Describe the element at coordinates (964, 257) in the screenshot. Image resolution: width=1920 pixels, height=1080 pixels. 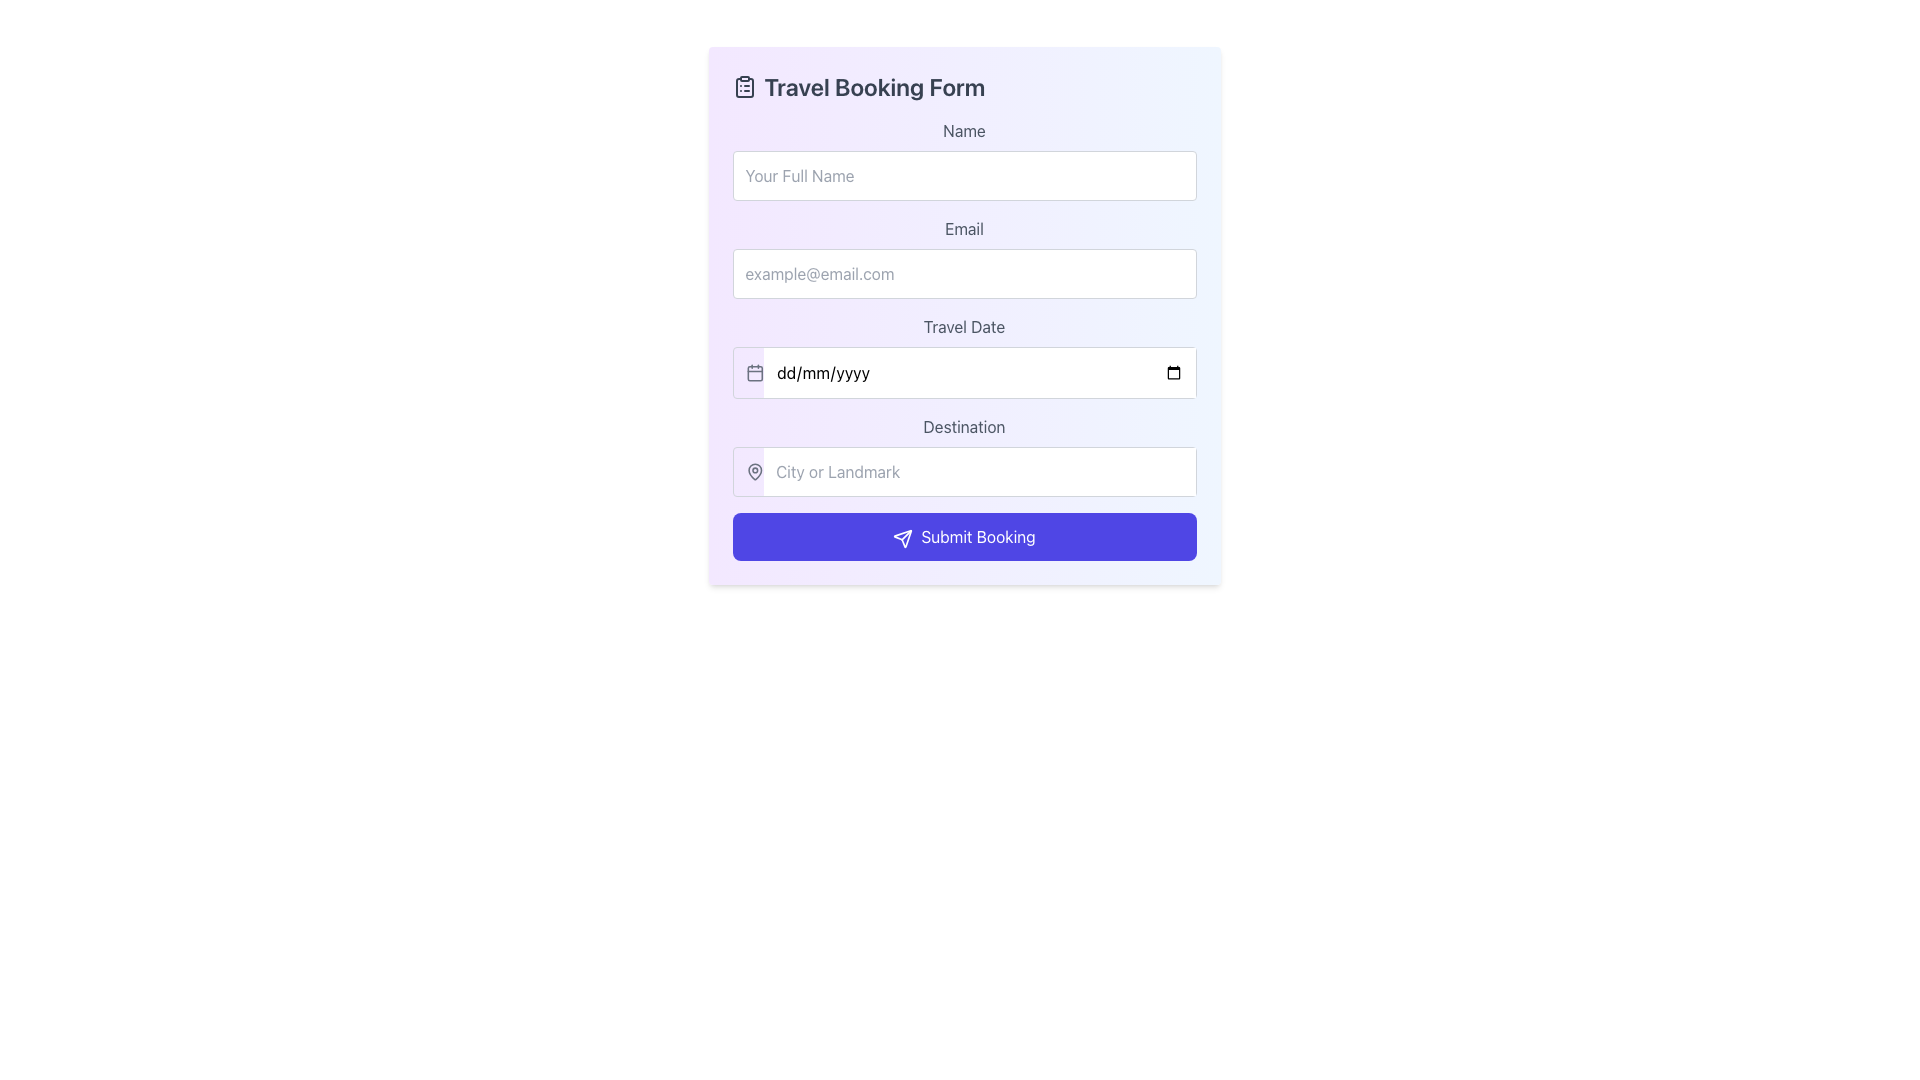
I see `the email input field located below the 'Name' input field and above the 'Travel Date' input field` at that location.